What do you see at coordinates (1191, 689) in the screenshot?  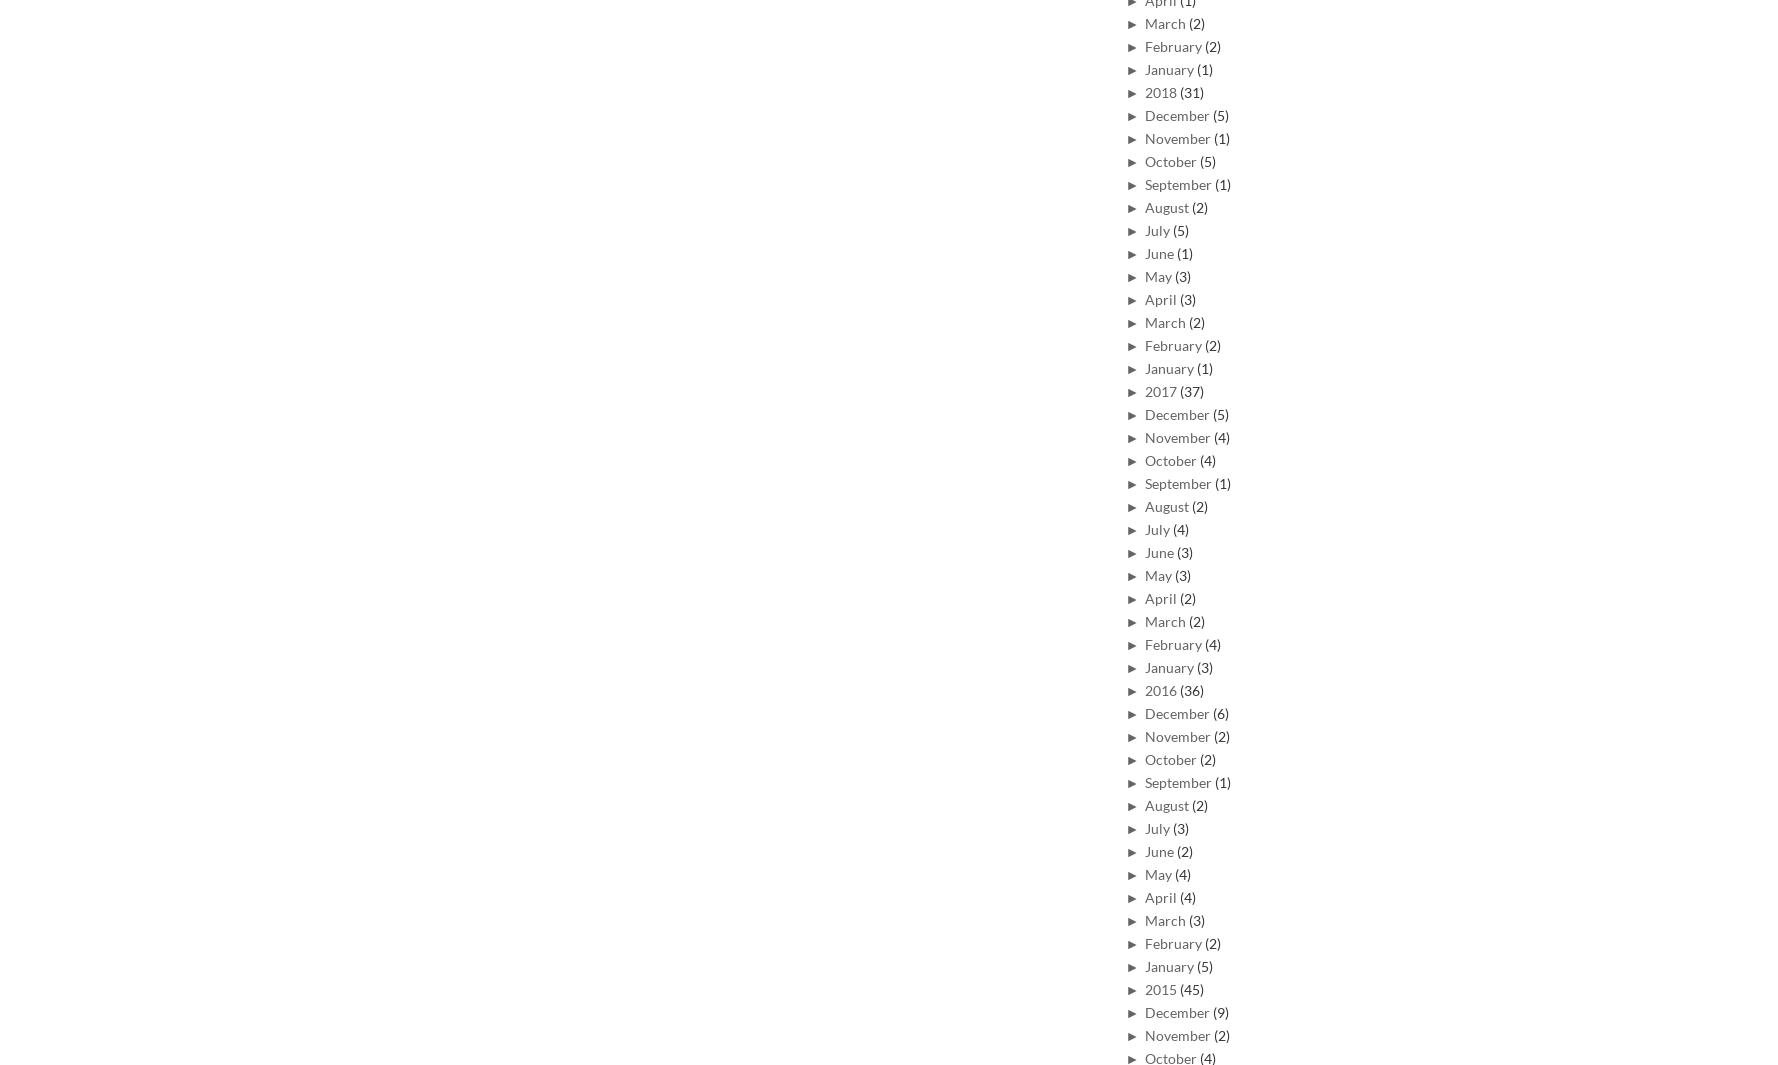 I see `'(36)'` at bounding box center [1191, 689].